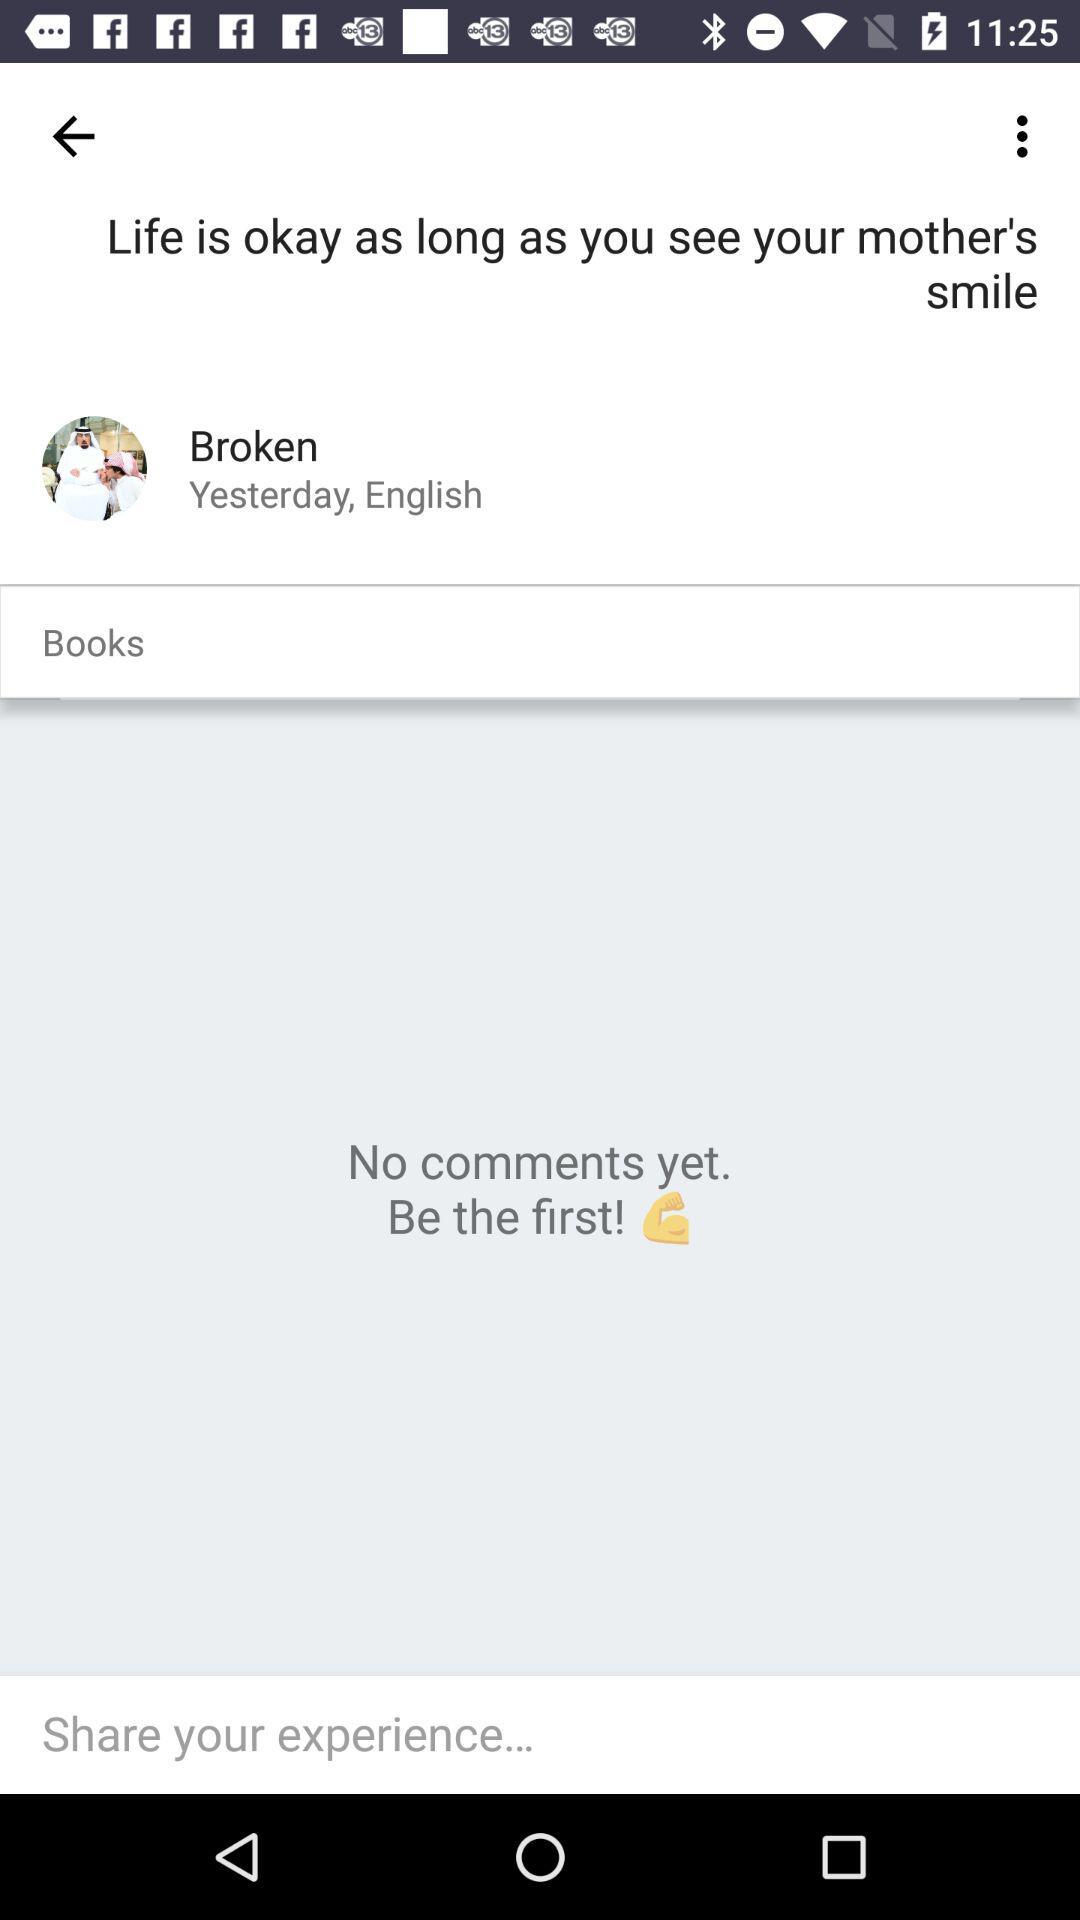 The width and height of the screenshot is (1080, 1920). I want to click on item at the top right corner, so click(1027, 135).